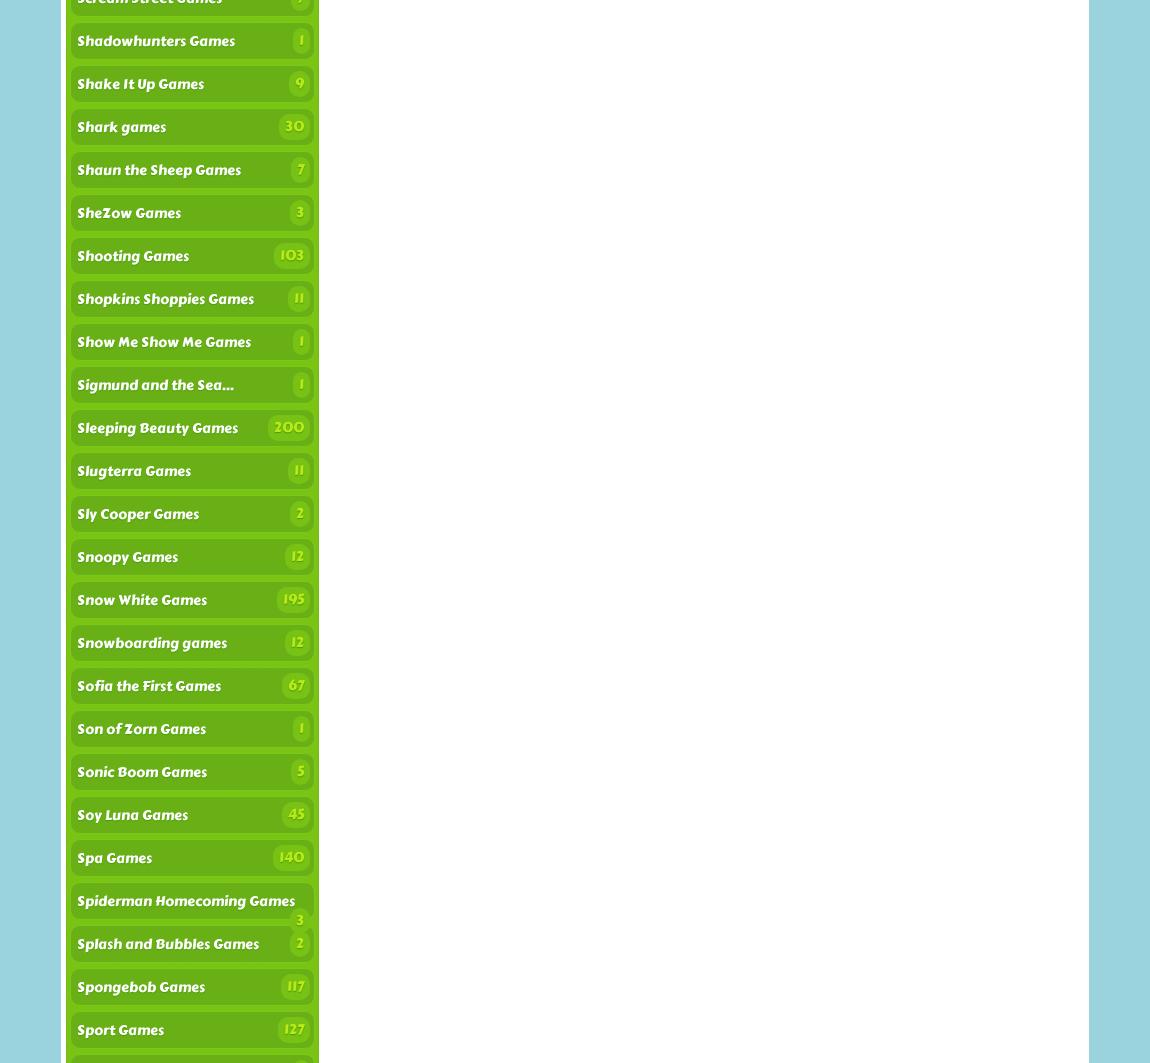 This screenshot has height=1063, width=1150. Describe the element at coordinates (120, 127) in the screenshot. I see `'Shark games'` at that location.